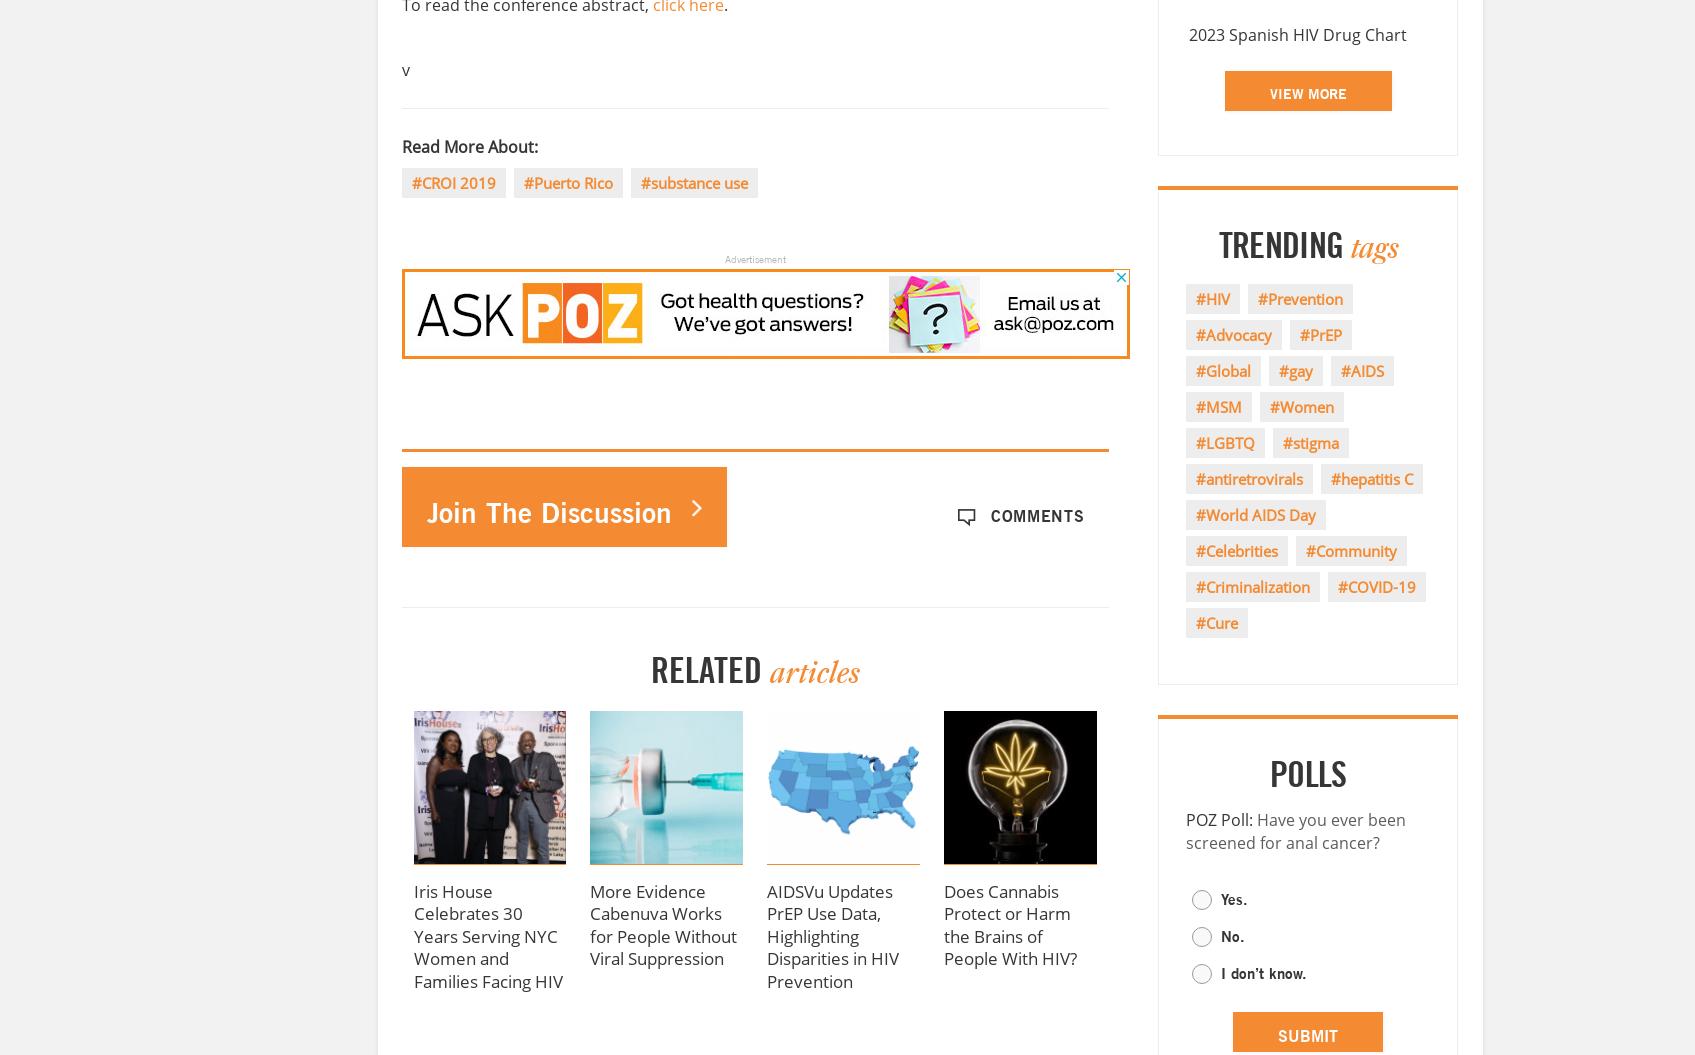 This screenshot has width=1695, height=1055. What do you see at coordinates (753, 257) in the screenshot?
I see `'Advertisement'` at bounding box center [753, 257].